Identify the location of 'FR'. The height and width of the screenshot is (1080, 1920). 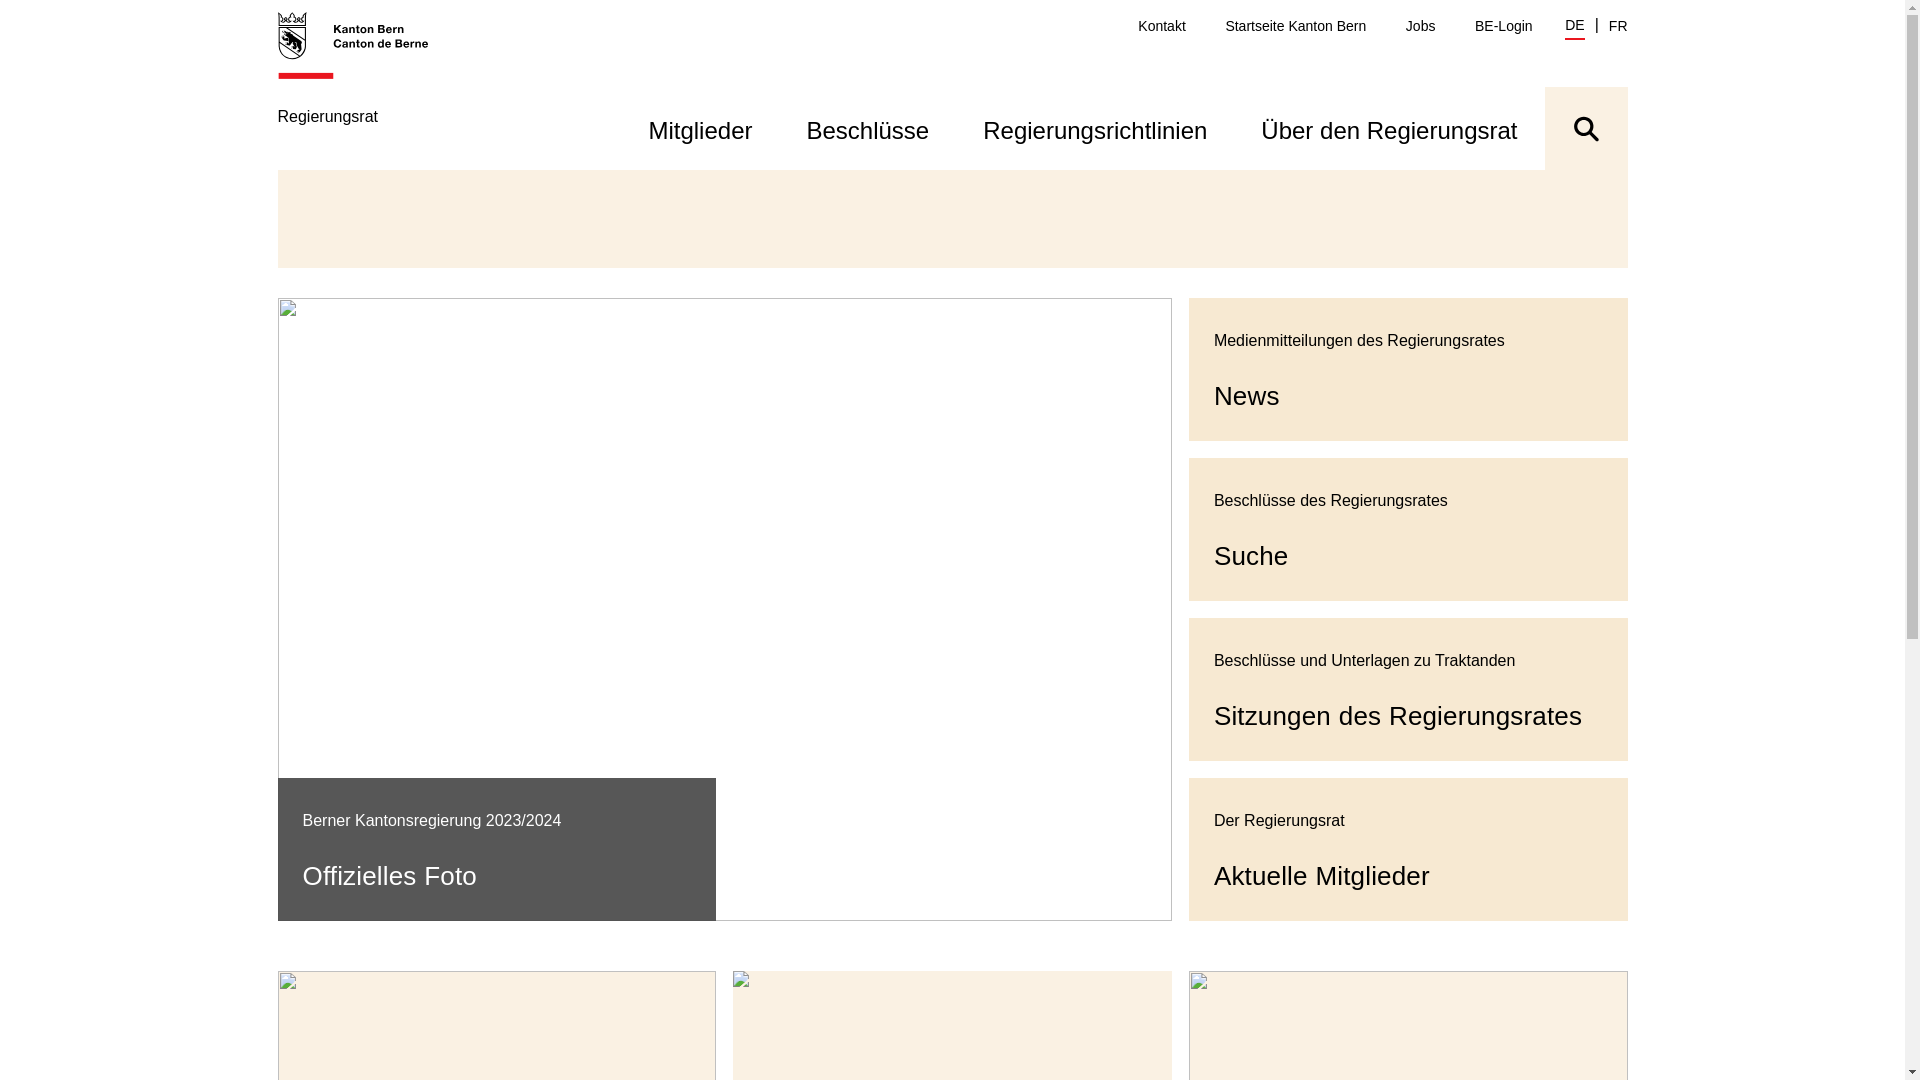
(1618, 26).